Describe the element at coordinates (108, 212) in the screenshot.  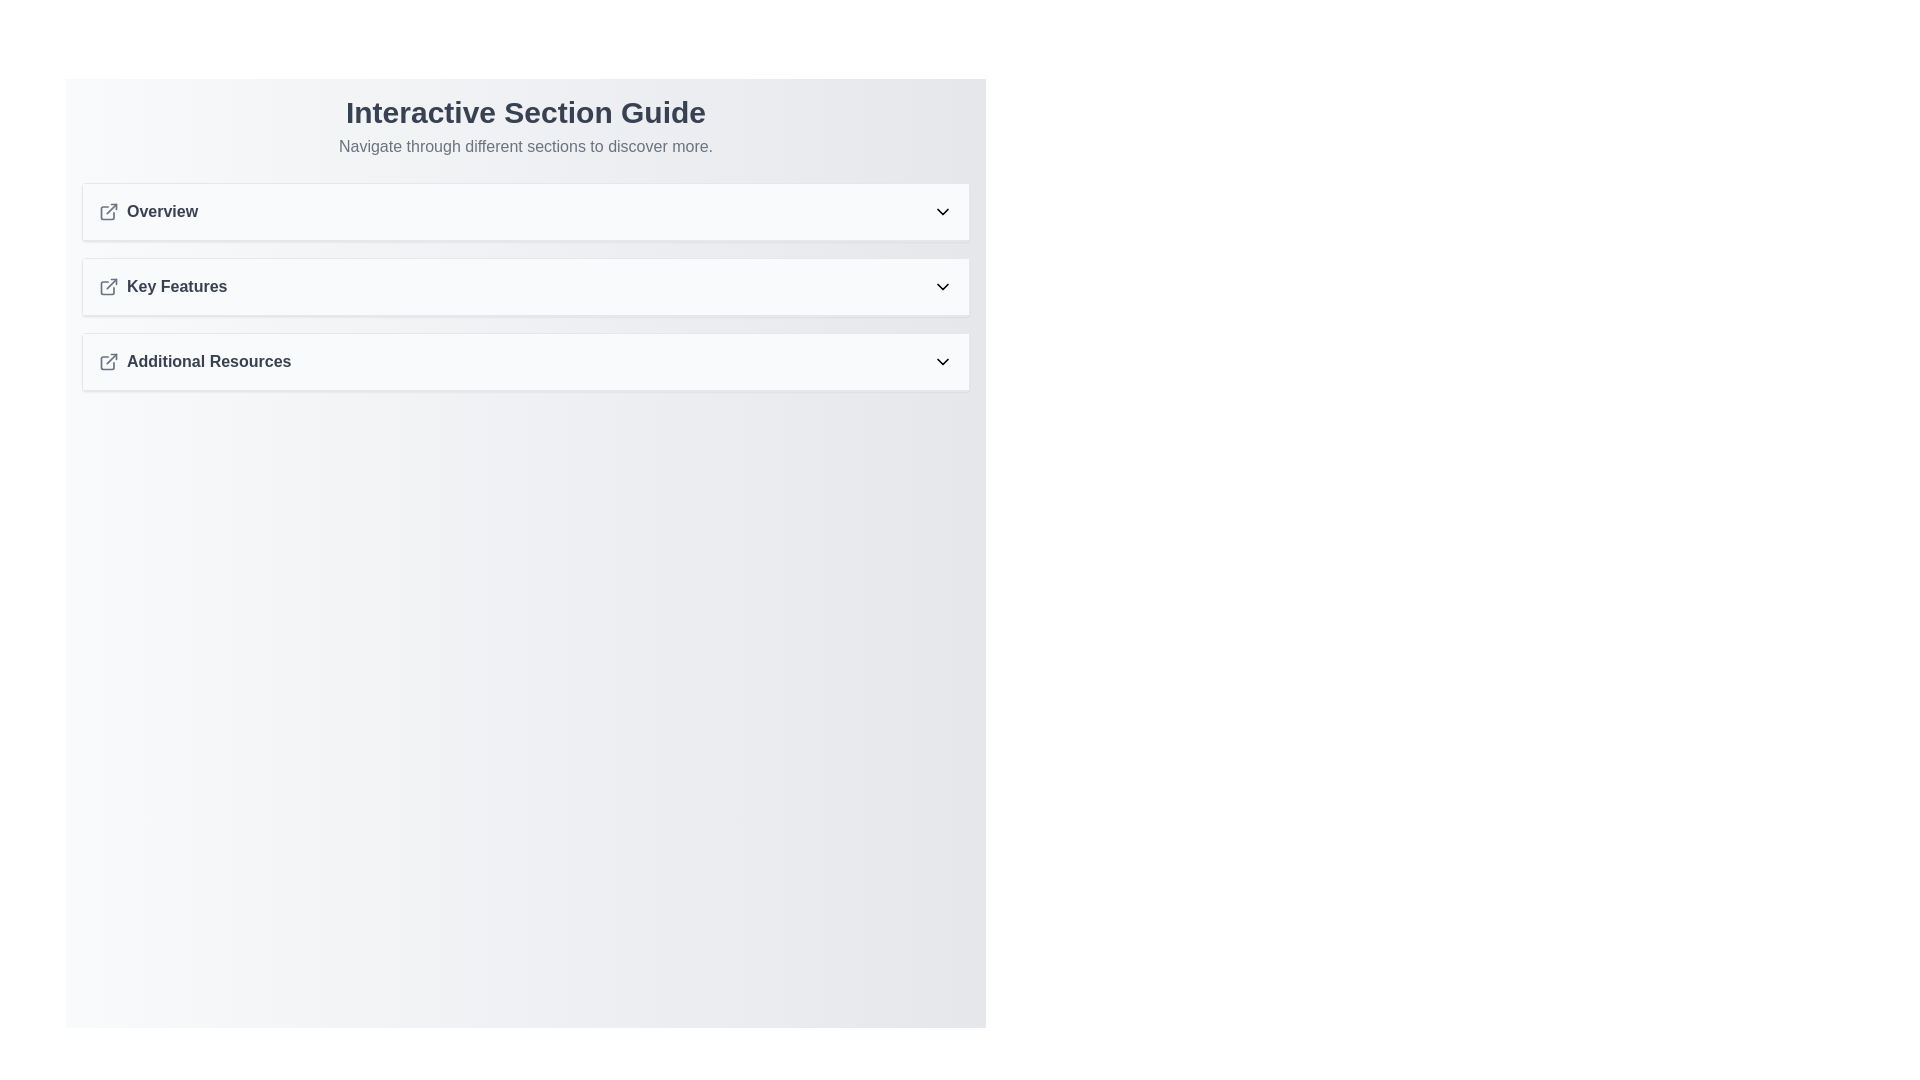
I see `the appearance of the small gray external link icon located to the left of the 'Overview' text in the first row of the vertically stacked list` at that location.